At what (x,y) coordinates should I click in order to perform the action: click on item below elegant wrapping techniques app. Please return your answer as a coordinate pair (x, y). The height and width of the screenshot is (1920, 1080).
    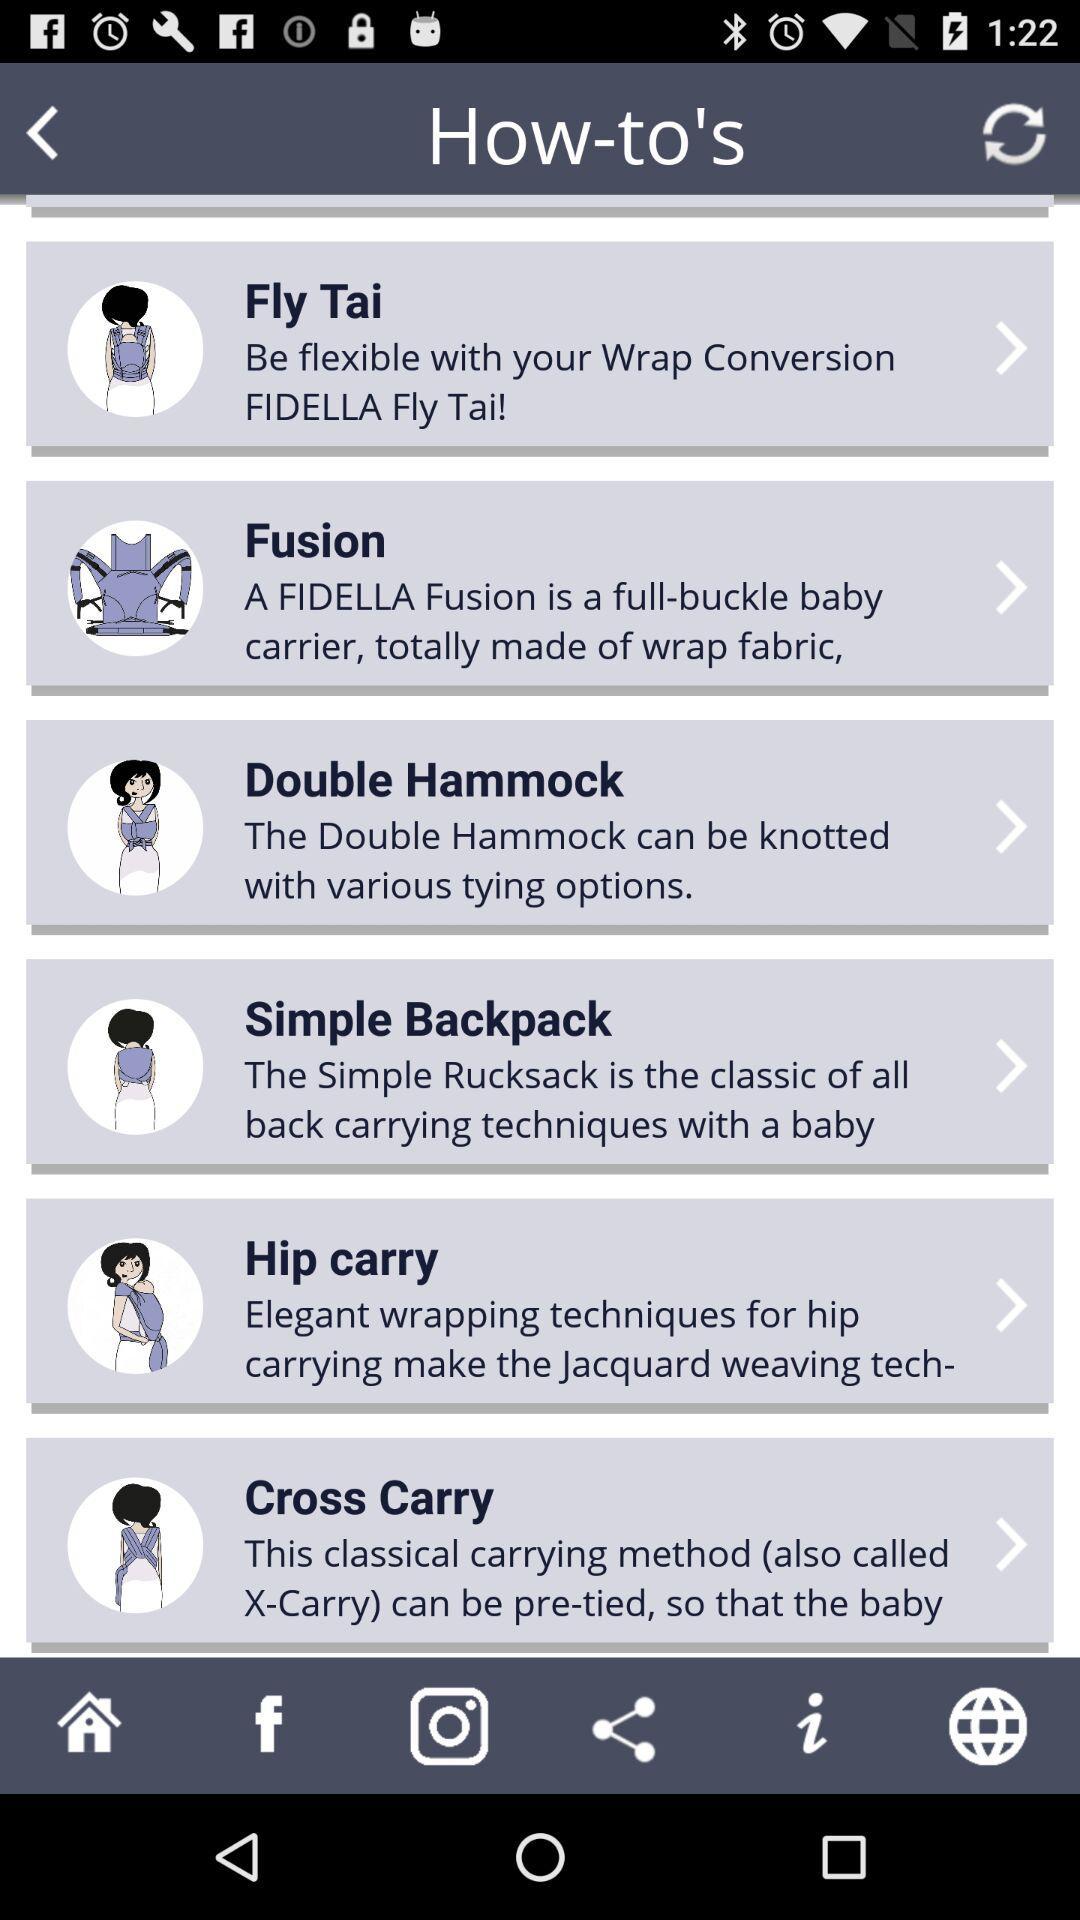
    Looking at the image, I should click on (369, 1495).